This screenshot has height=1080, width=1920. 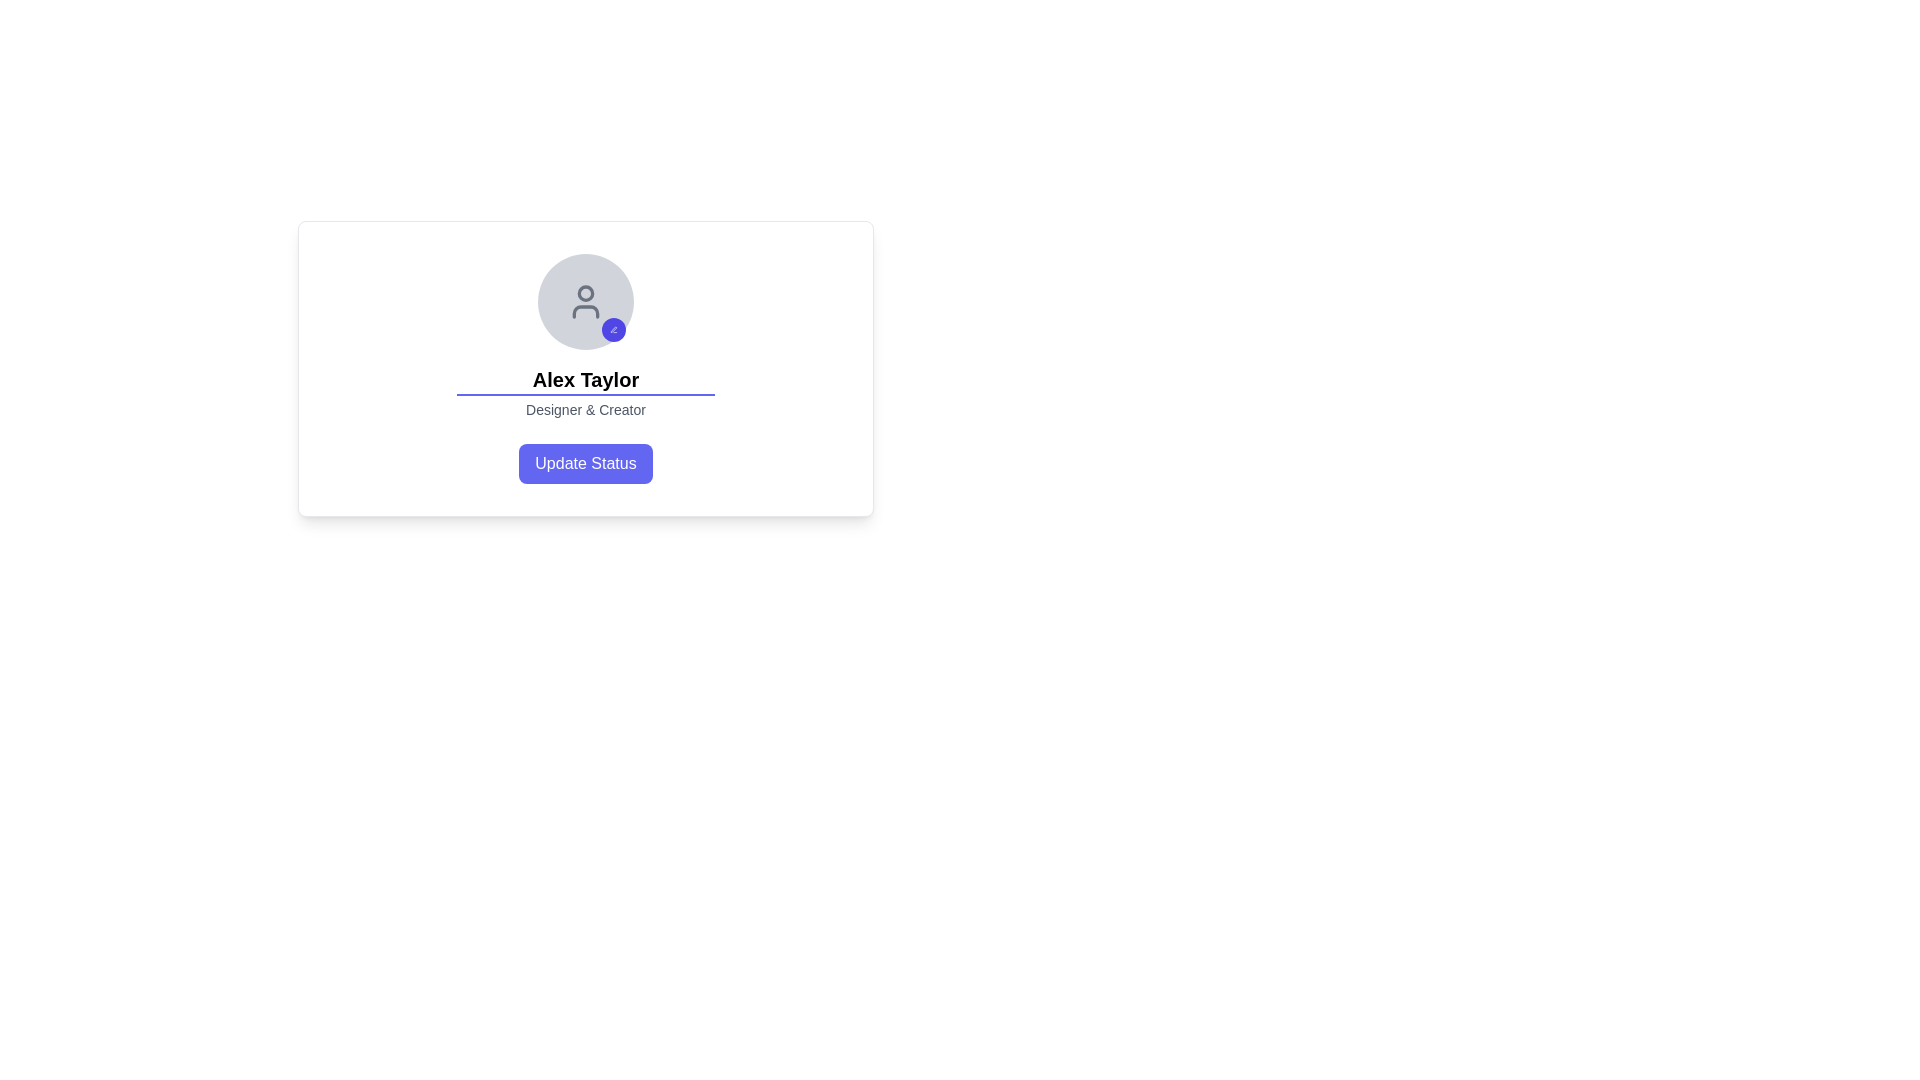 I want to click on the circular Icon component that represents a user profile, positioned centrally above the lower curved segment of the icon, so click(x=584, y=293).